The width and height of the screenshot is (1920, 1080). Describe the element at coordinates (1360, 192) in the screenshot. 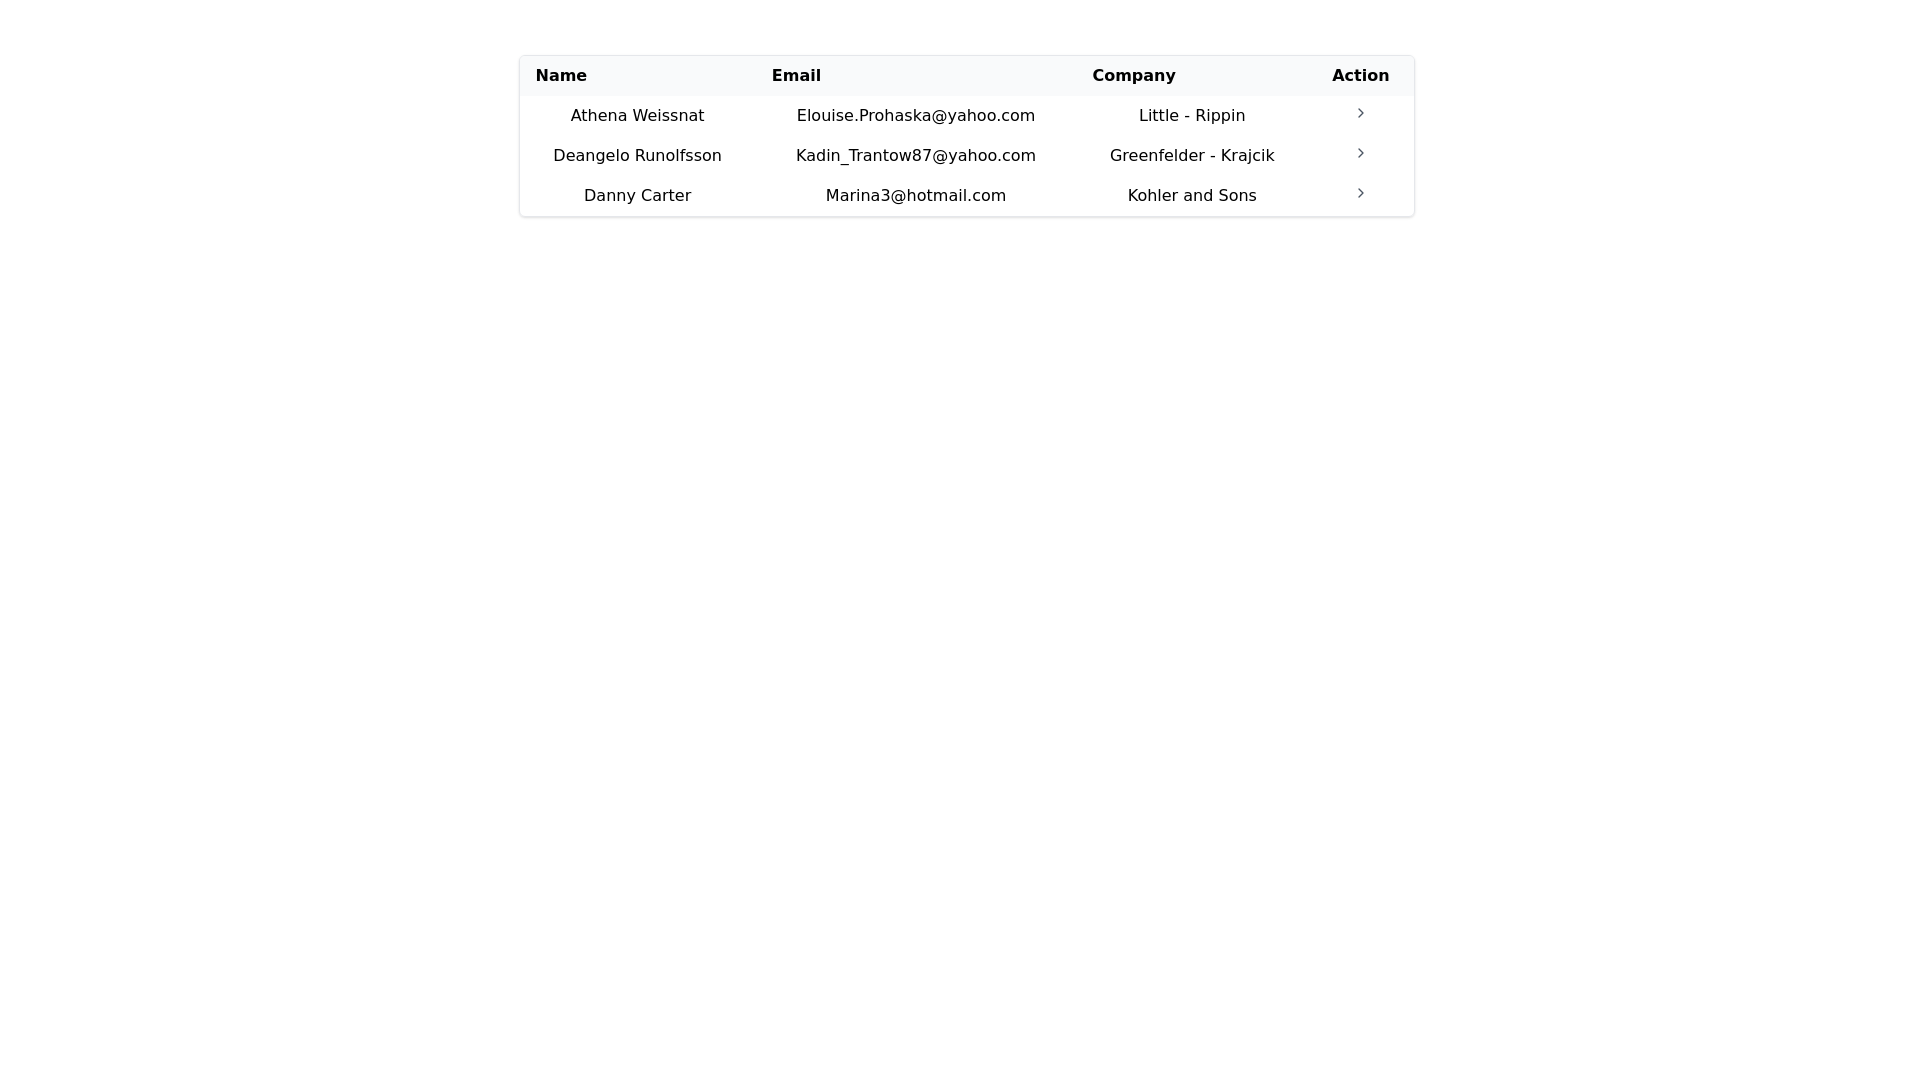

I see `the interactive chevron icon located in the second row of the Action column of the table for keyboard navigation` at that location.